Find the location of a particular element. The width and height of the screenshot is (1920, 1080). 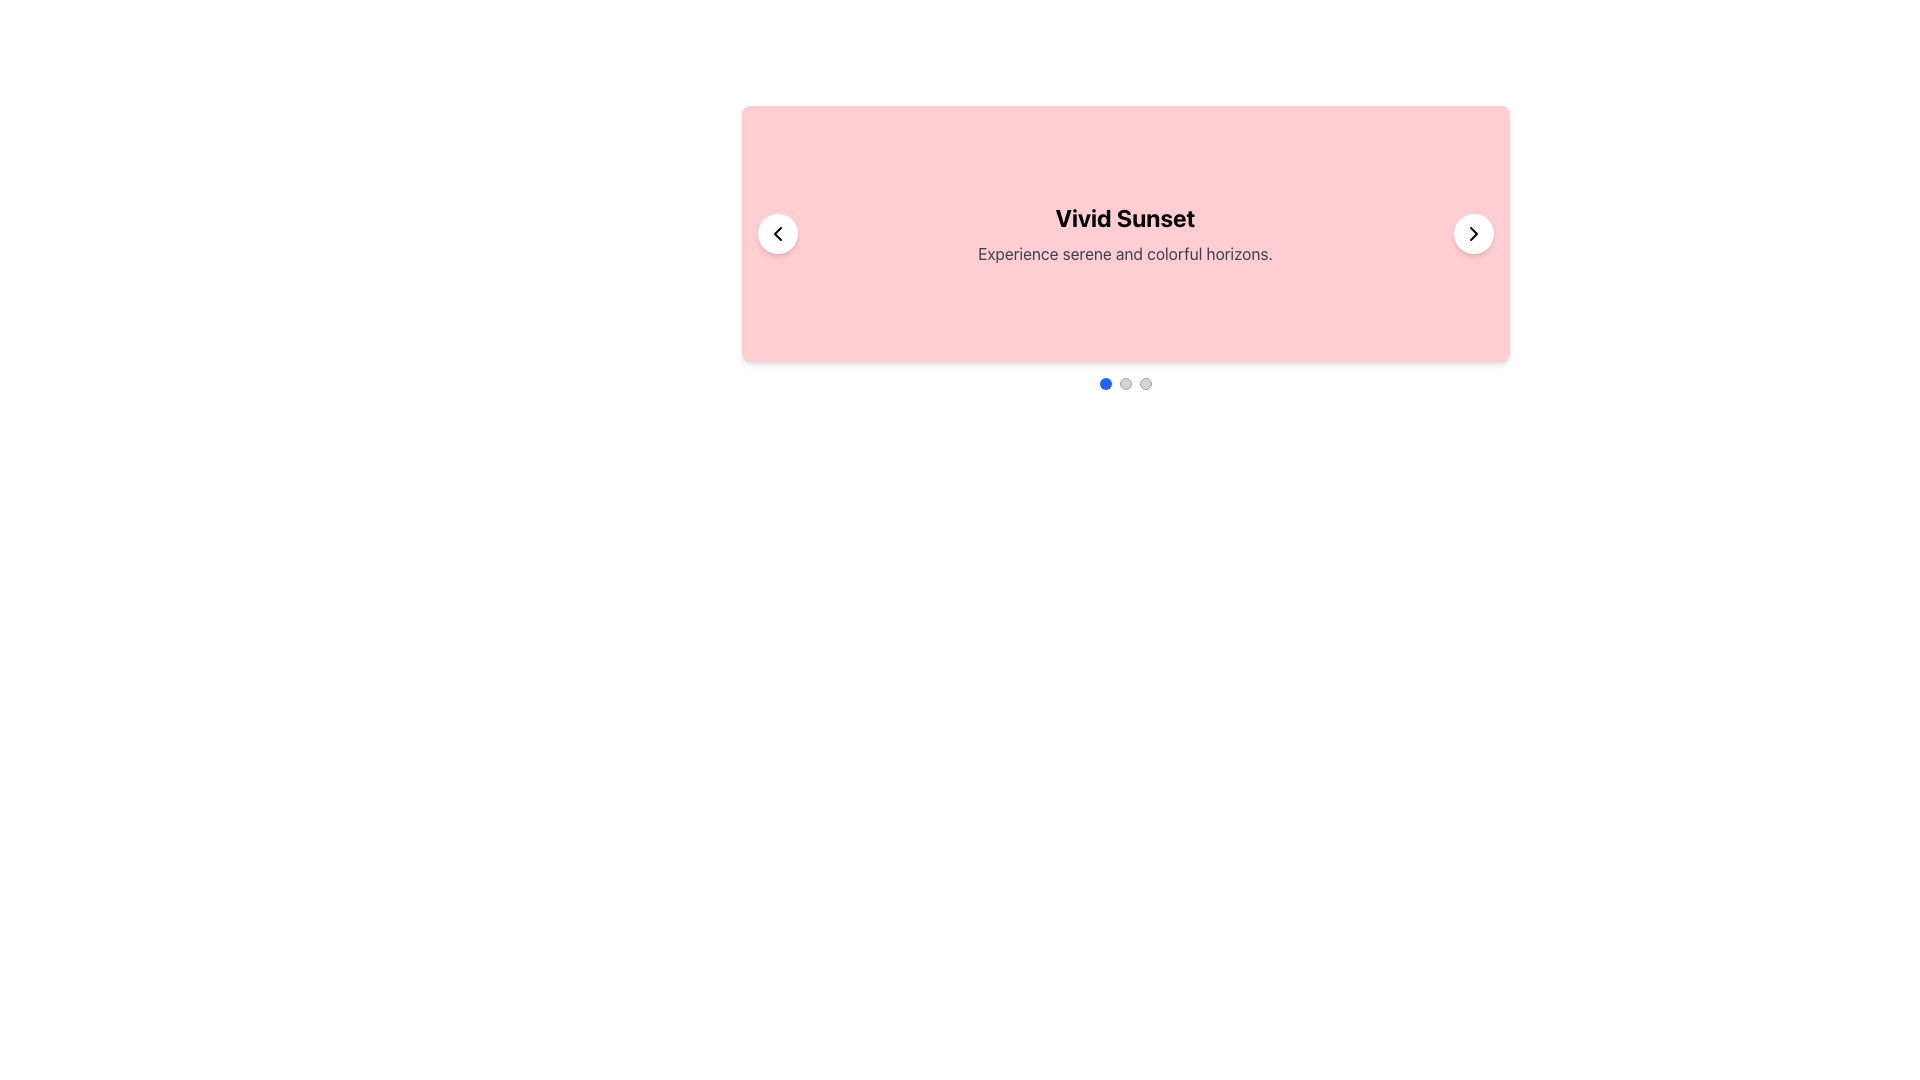

the left navigation arrow icon located within a circular element on the left side of the pink card is located at coordinates (776, 233).